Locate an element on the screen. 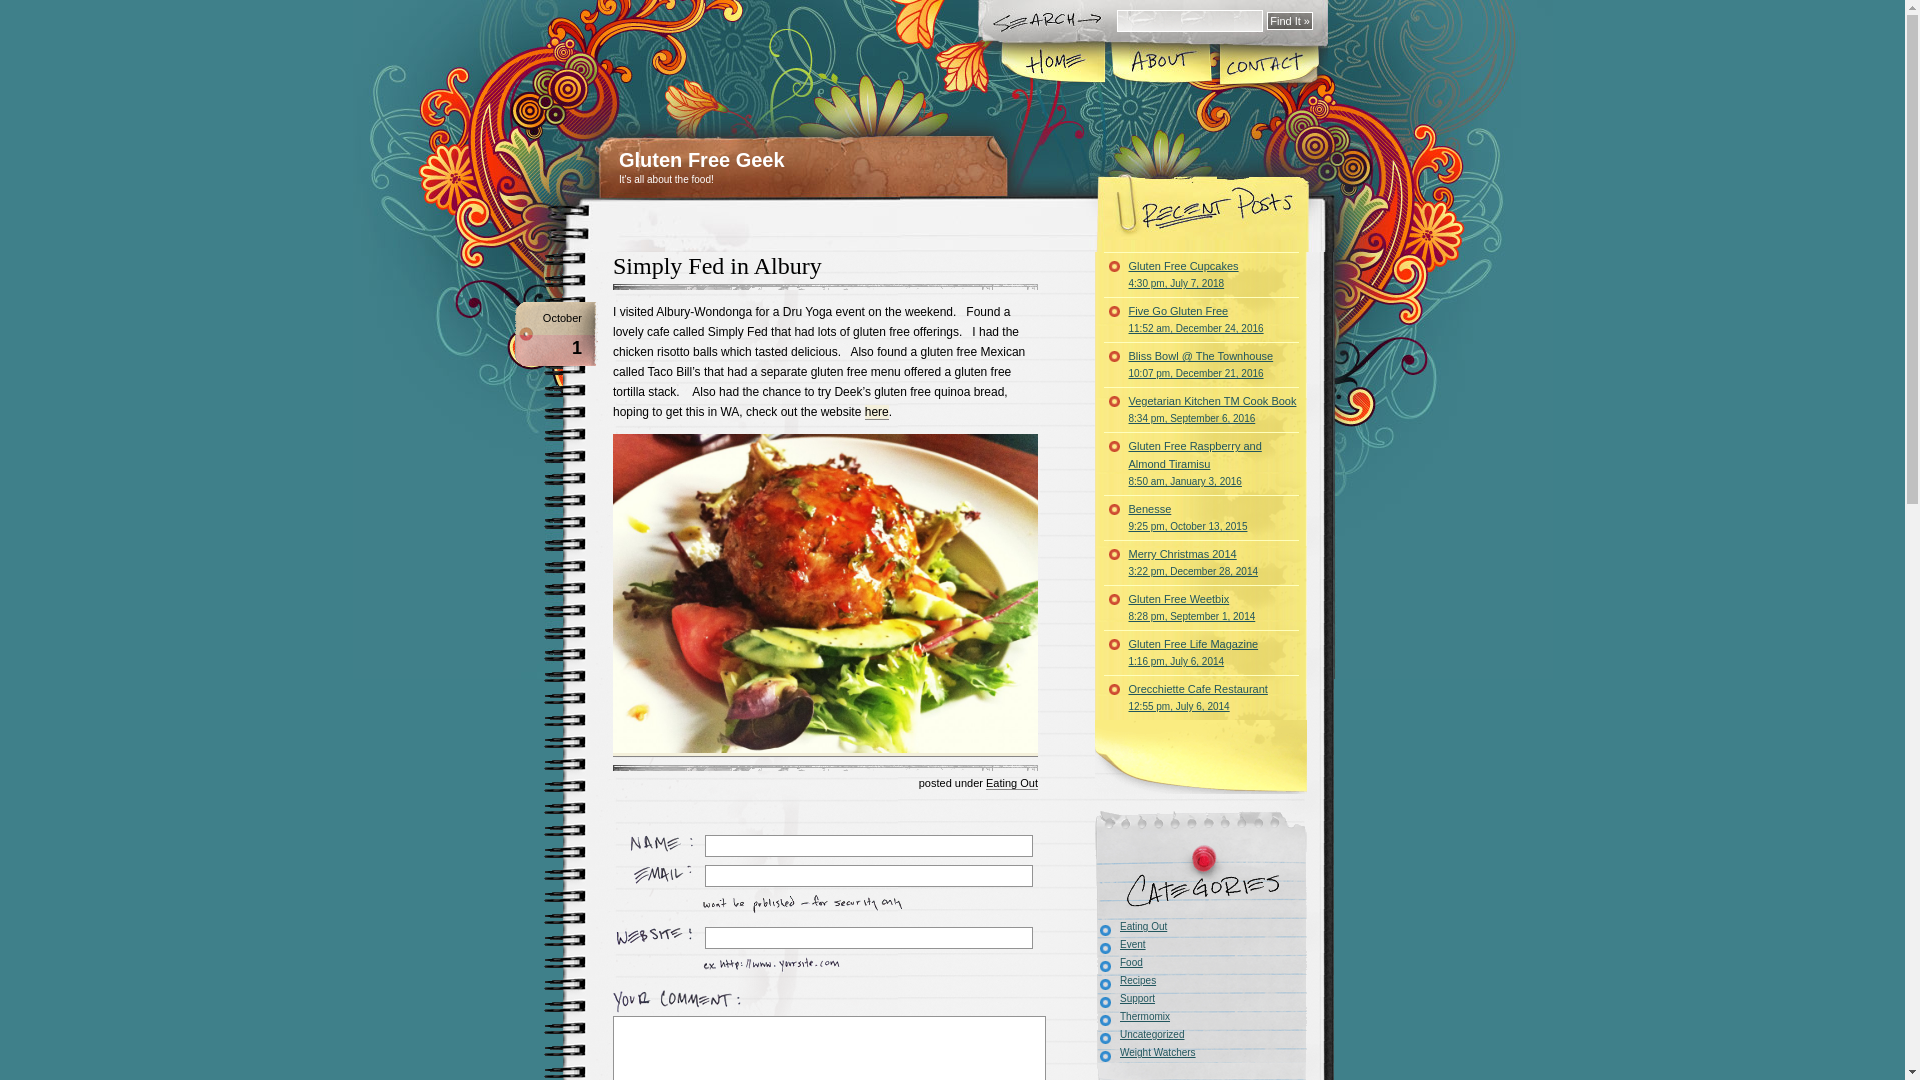  'Food' is located at coordinates (1117, 961).